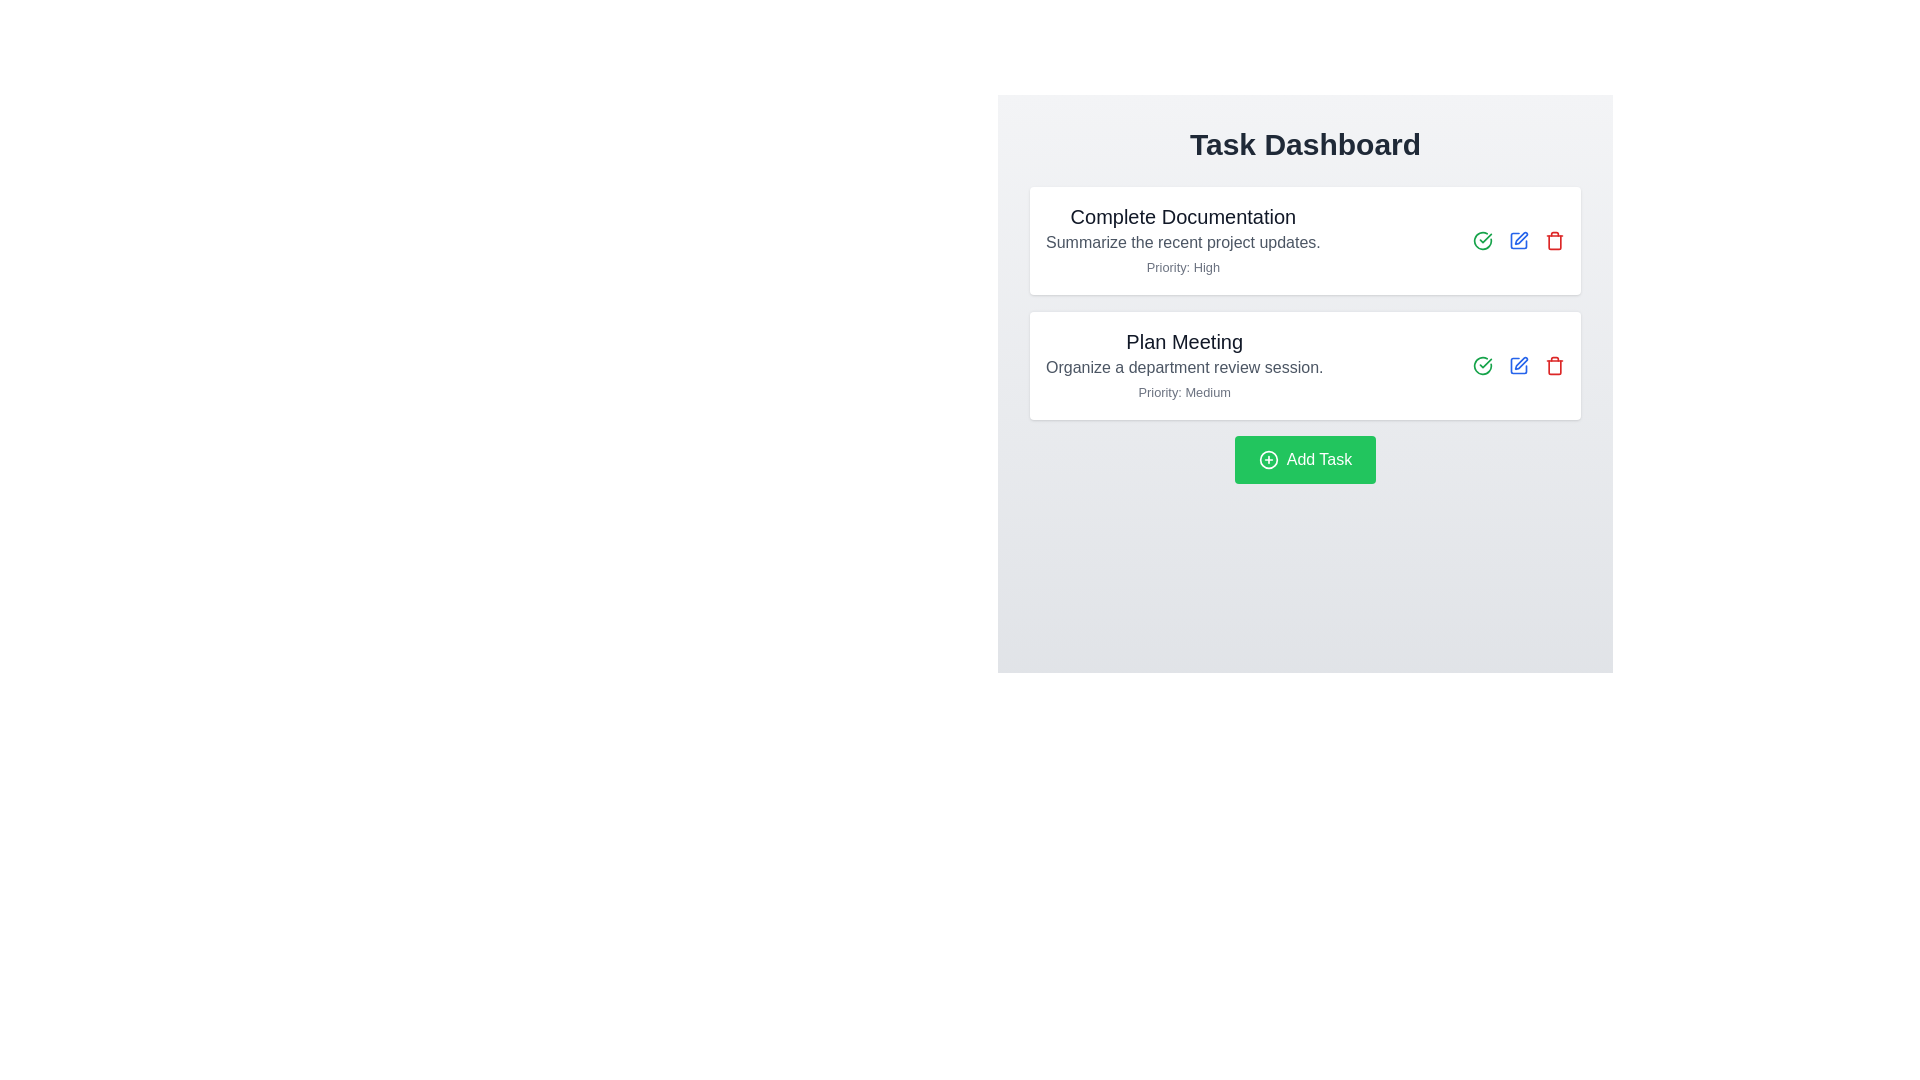  What do you see at coordinates (1305, 459) in the screenshot?
I see `the 'Add New Task' button located at the bottom of the task list section, centered horizontally, to initiate a new task creation` at bounding box center [1305, 459].